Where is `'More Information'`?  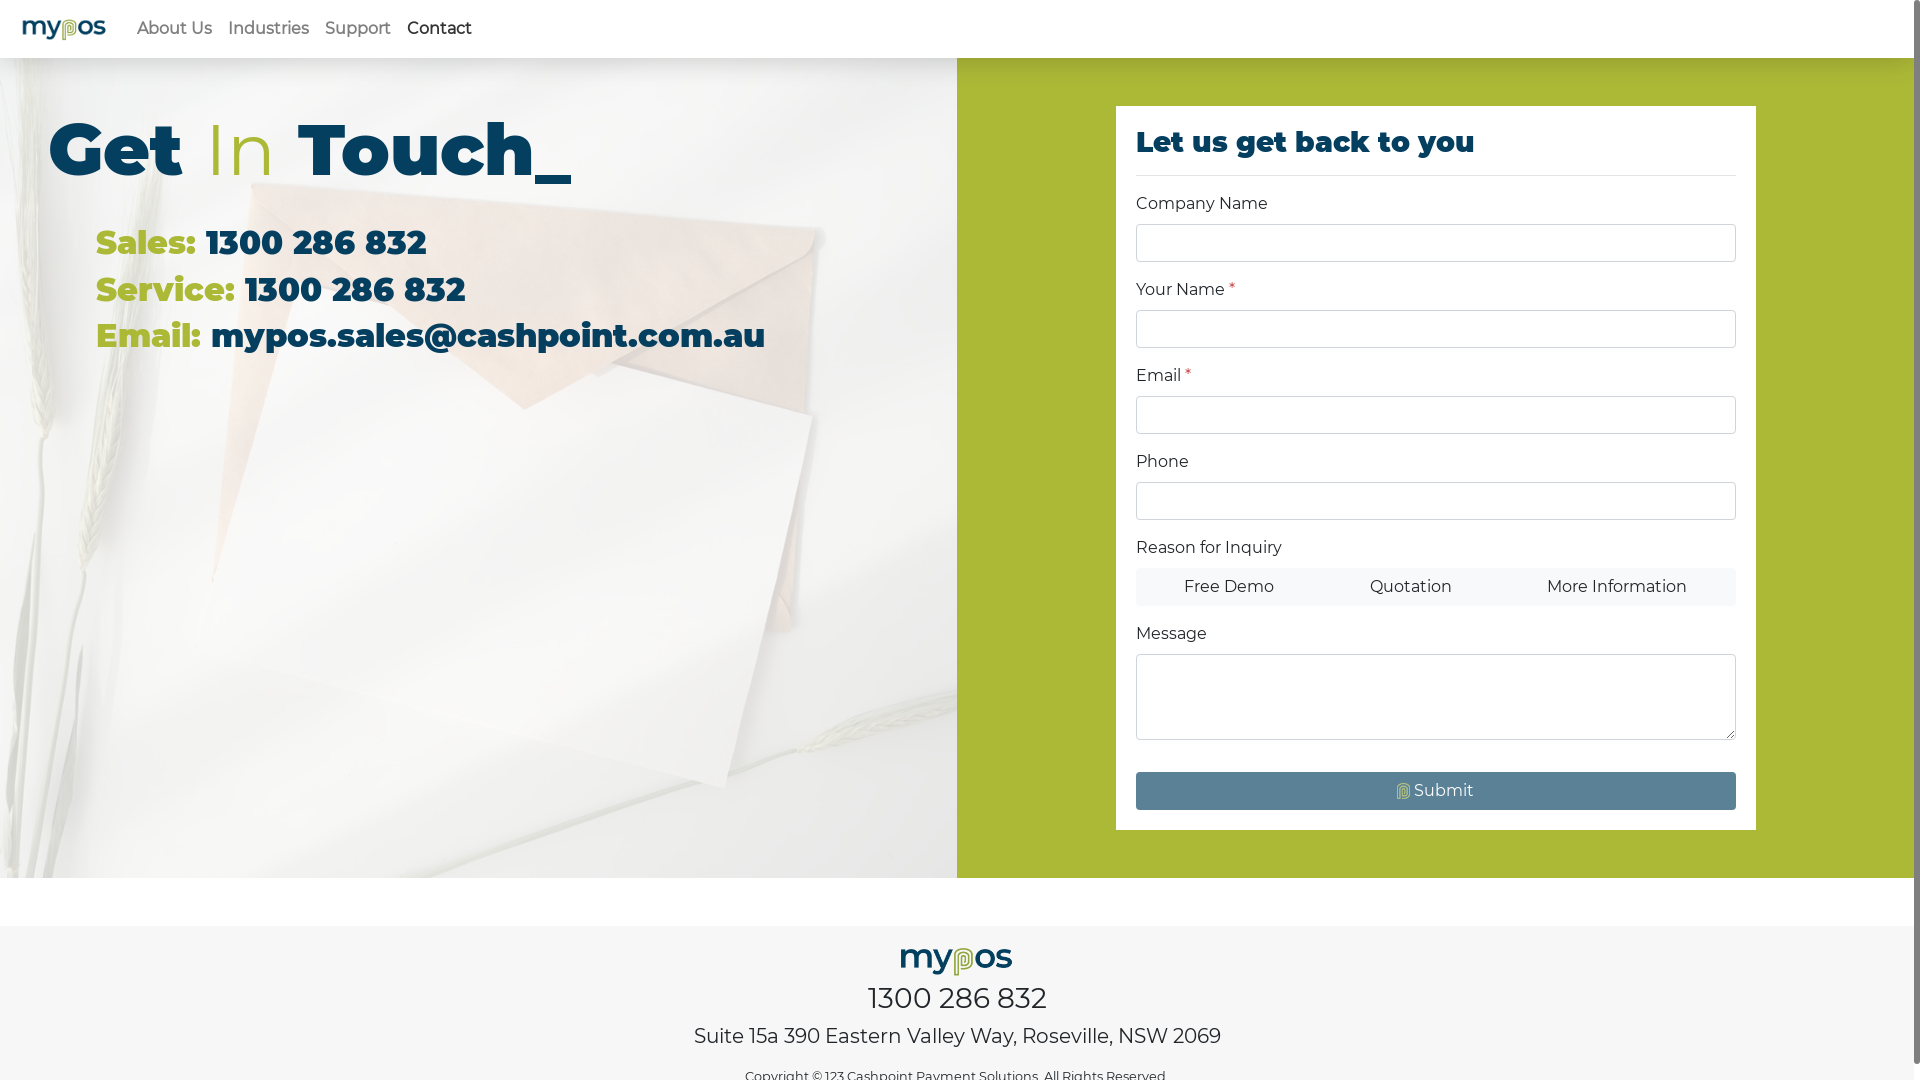
'More Information' is located at coordinates (1617, 585).